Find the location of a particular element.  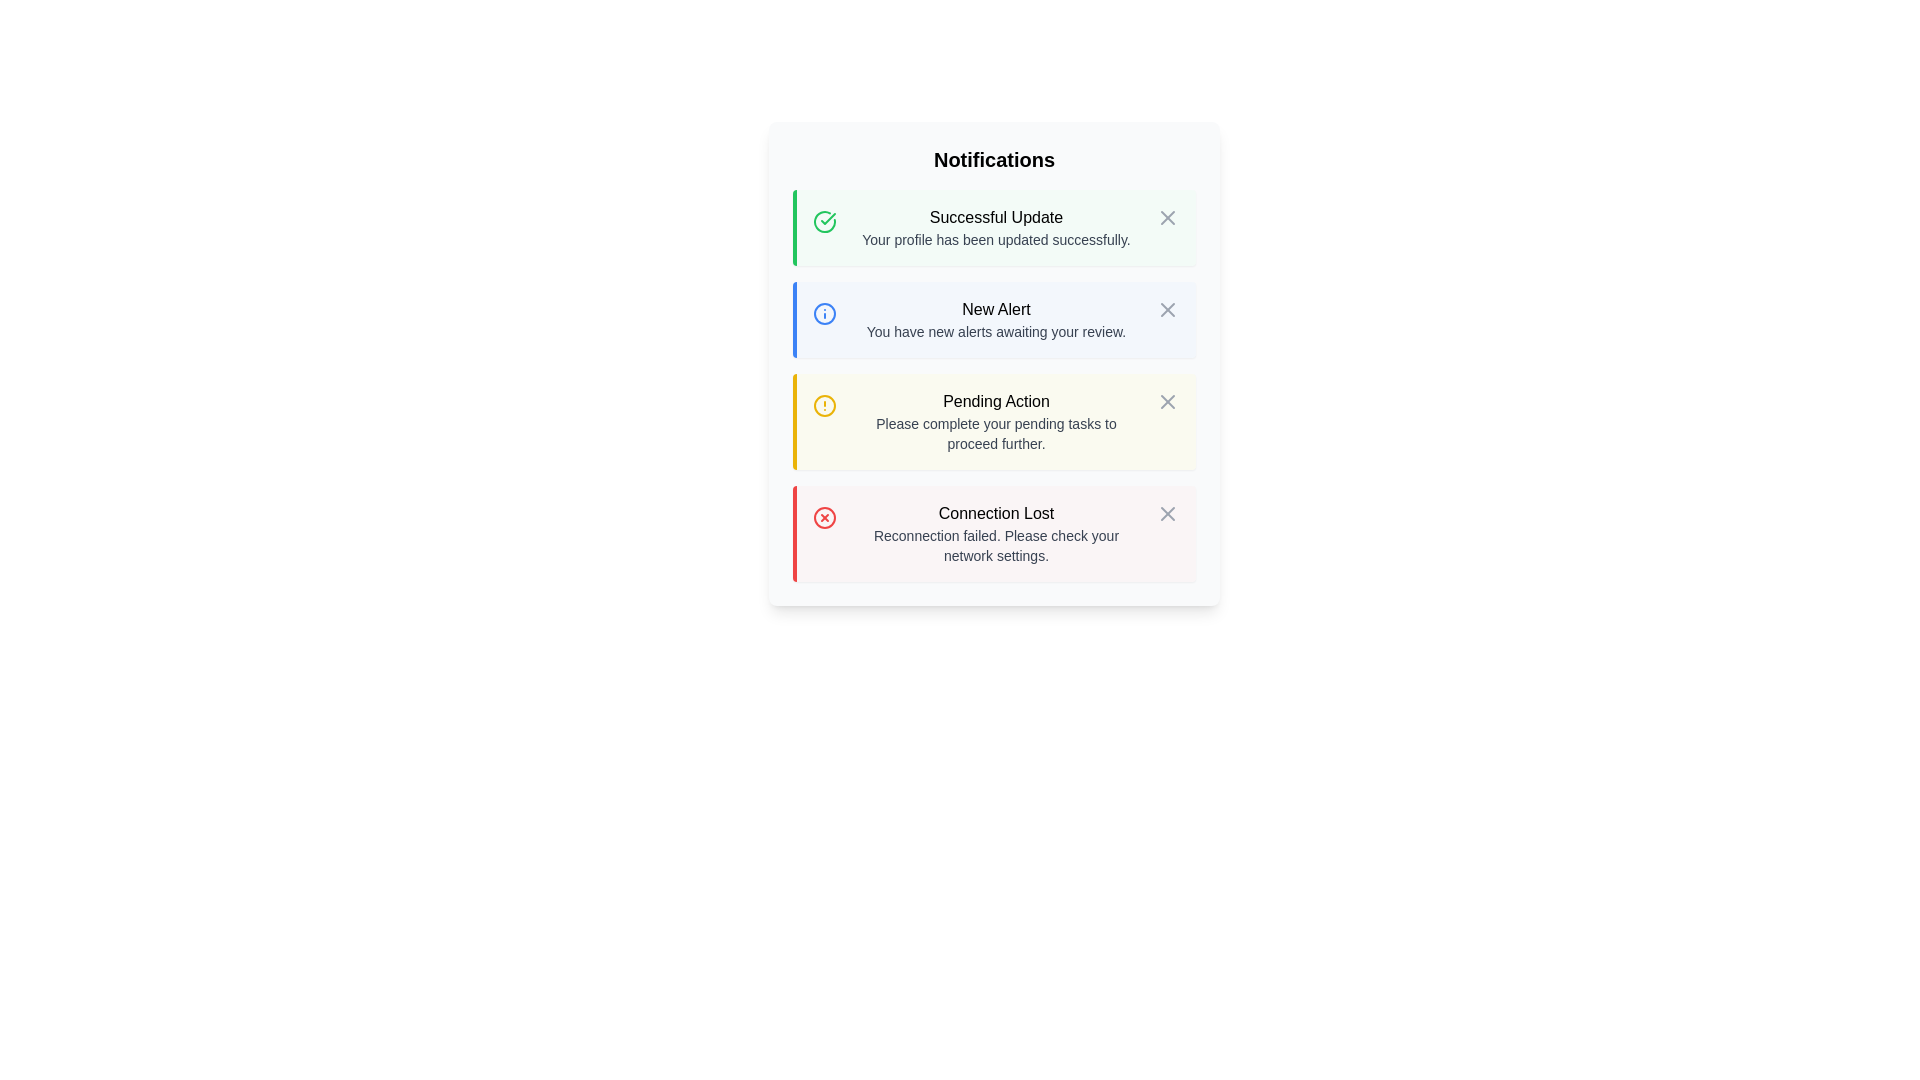

the small gray 'X' icon button located in the top right corner of the first notification, next to the 'Successful Update' message, to change its visual state is located at coordinates (1167, 218).